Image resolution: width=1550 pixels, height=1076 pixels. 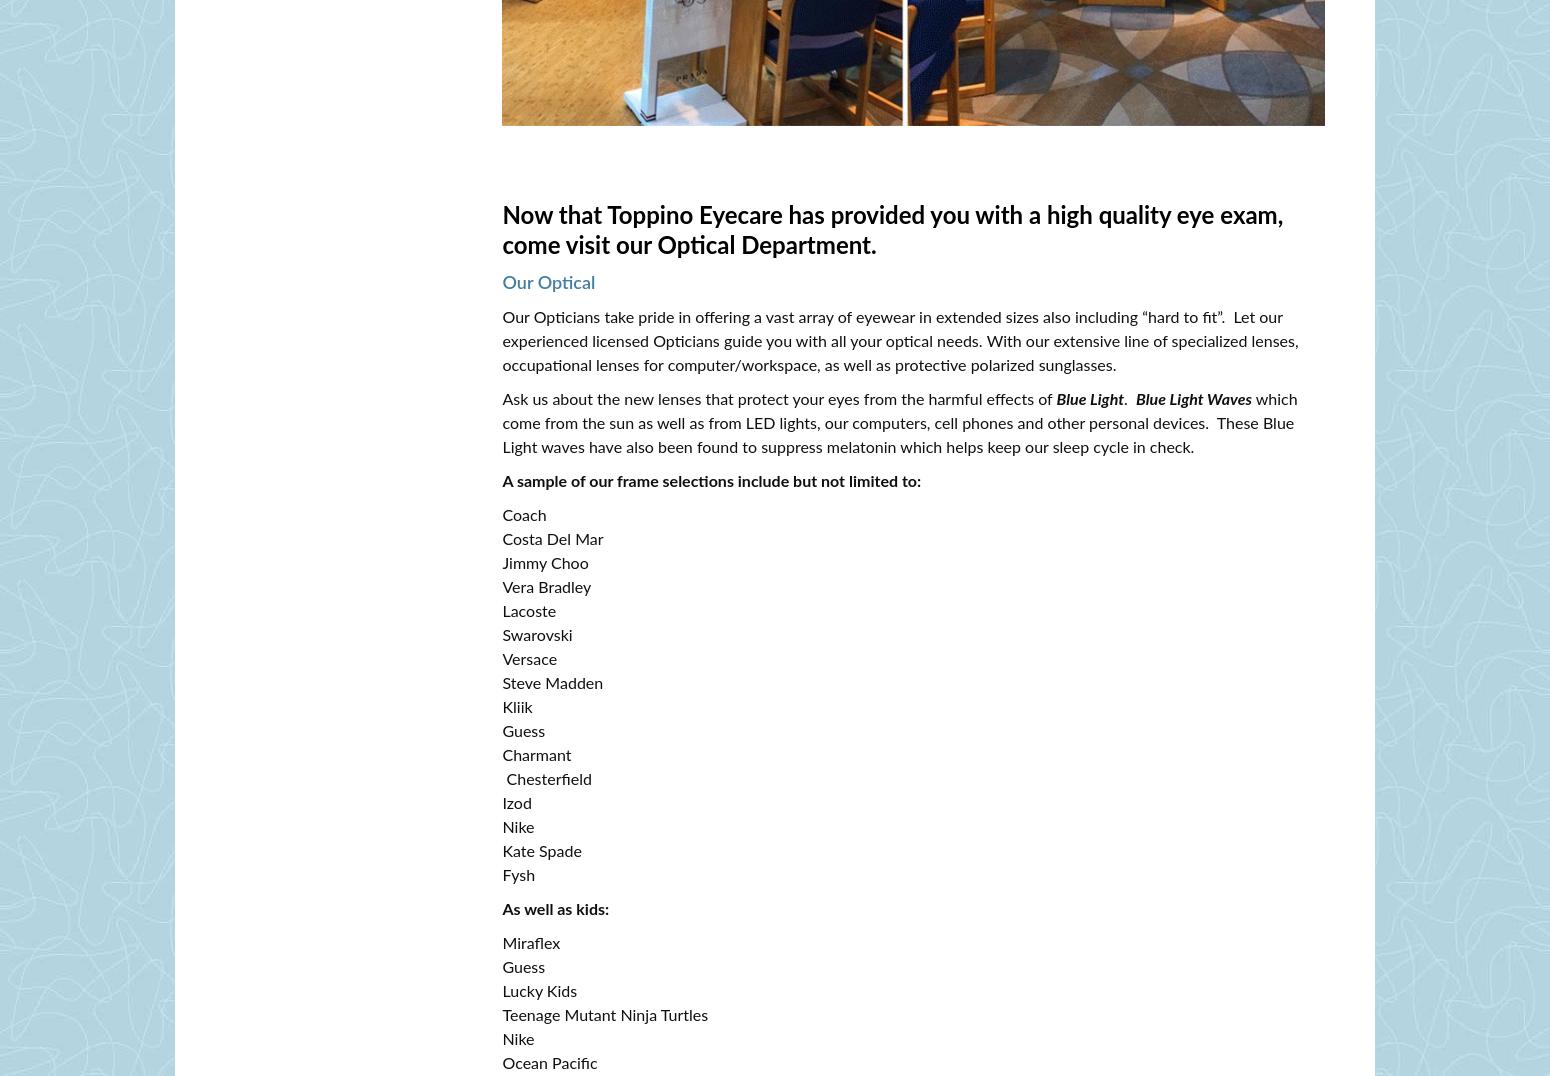 I want to click on 'As well as kids:', so click(x=501, y=908).